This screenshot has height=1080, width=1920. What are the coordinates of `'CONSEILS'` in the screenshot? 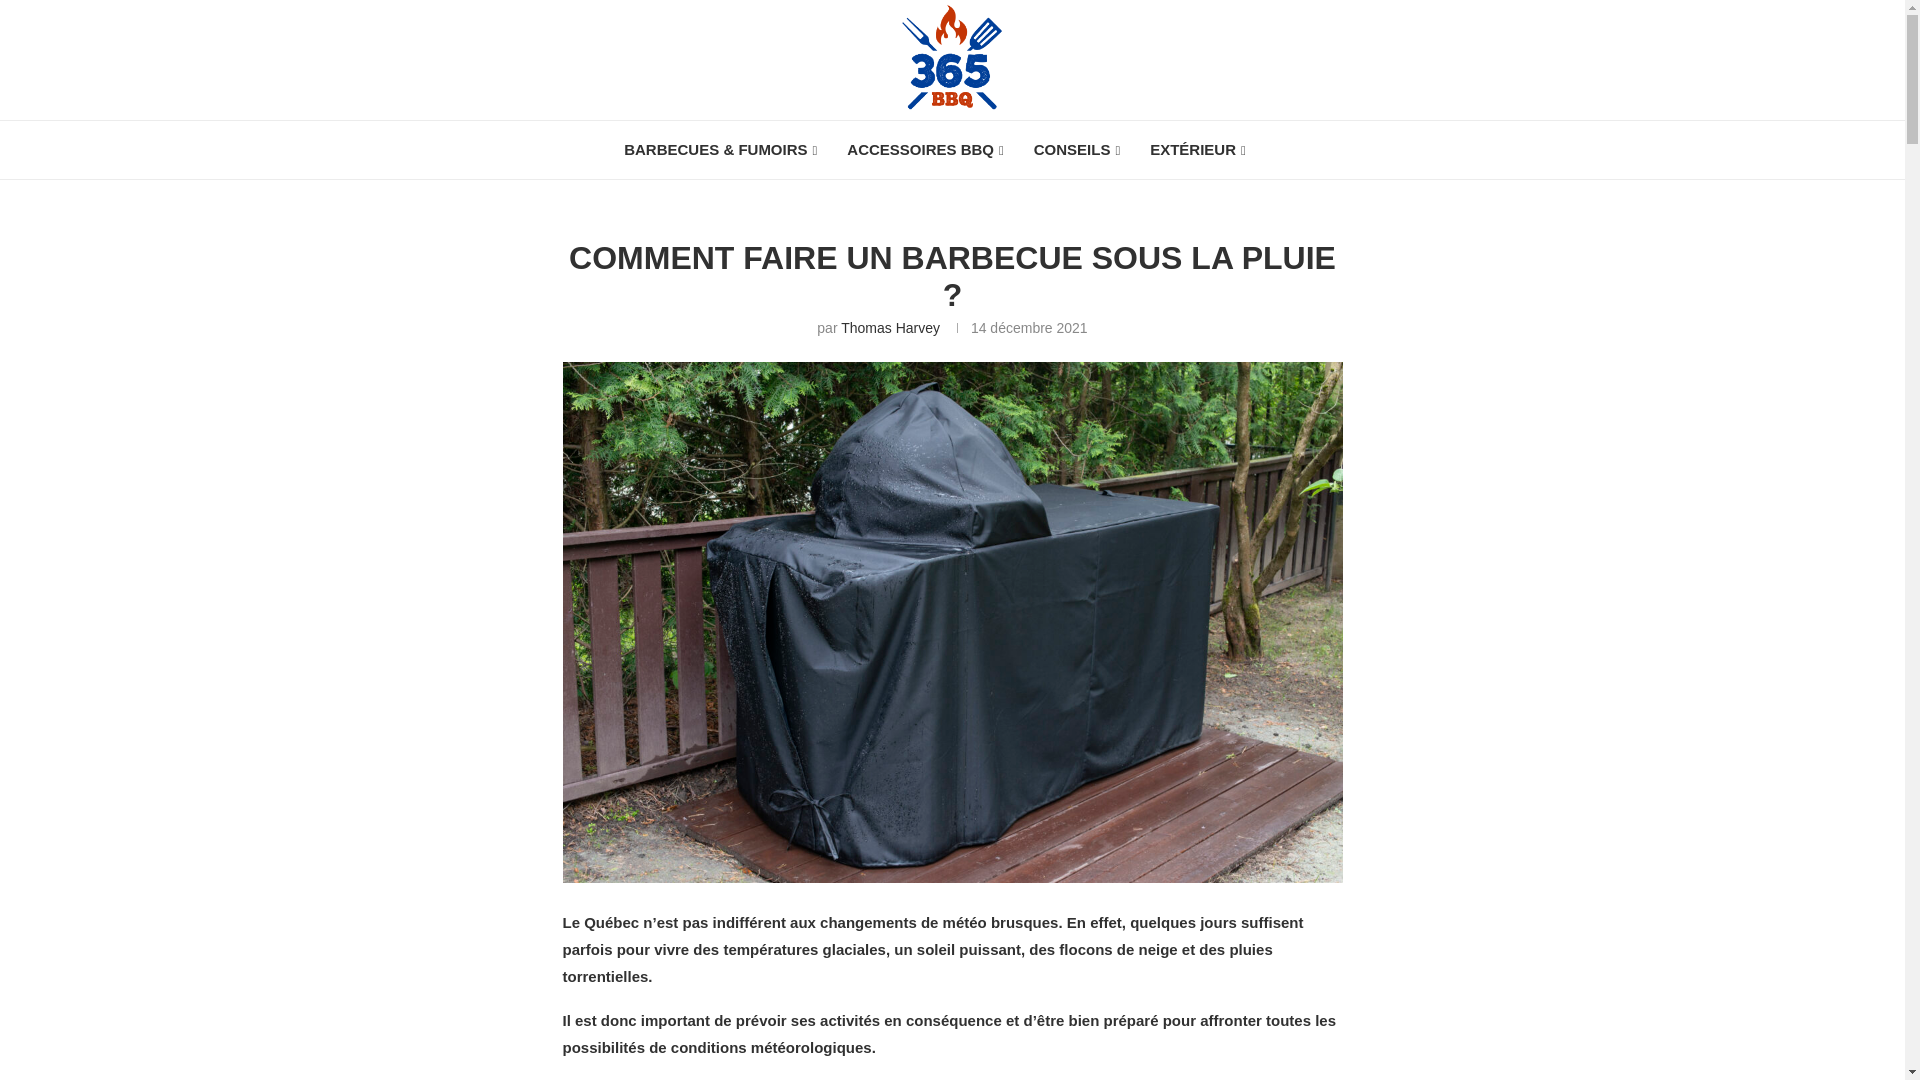 It's located at (1075, 149).